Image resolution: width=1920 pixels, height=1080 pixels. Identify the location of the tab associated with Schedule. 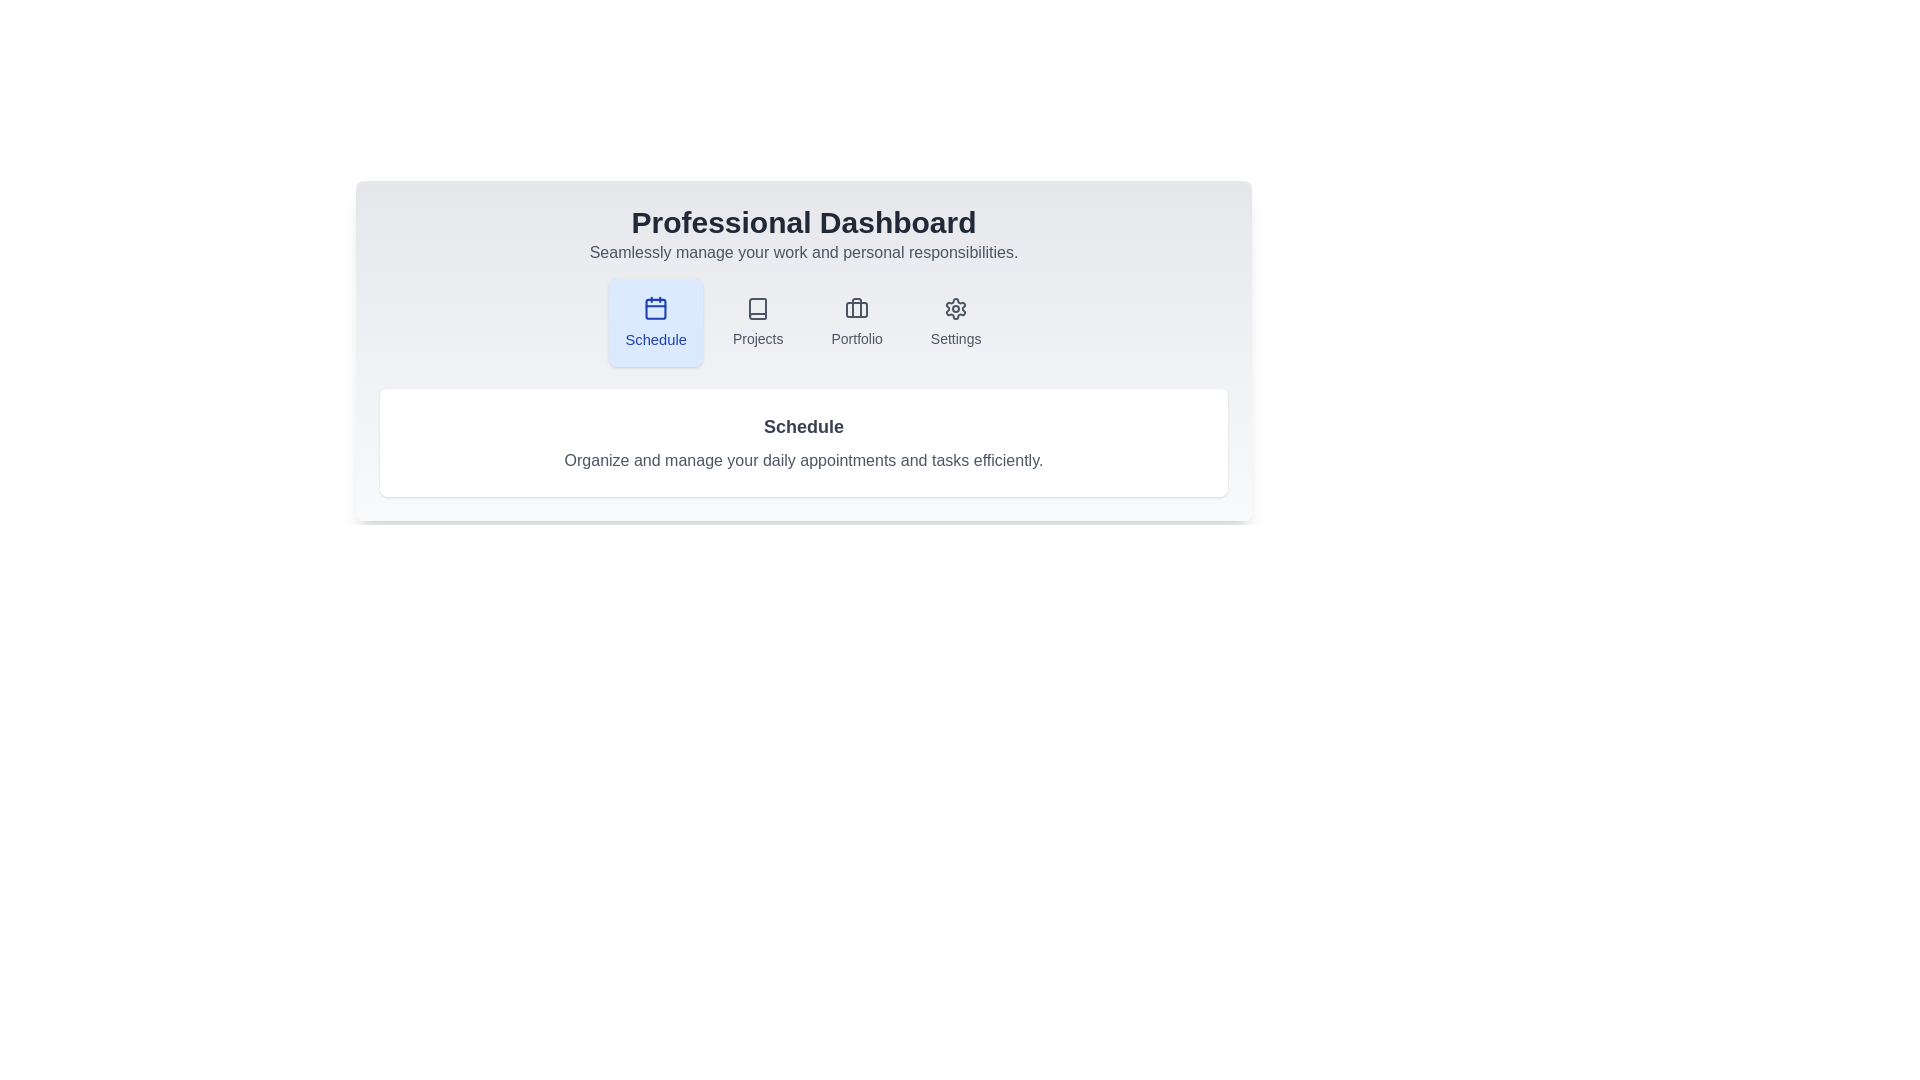
(654, 322).